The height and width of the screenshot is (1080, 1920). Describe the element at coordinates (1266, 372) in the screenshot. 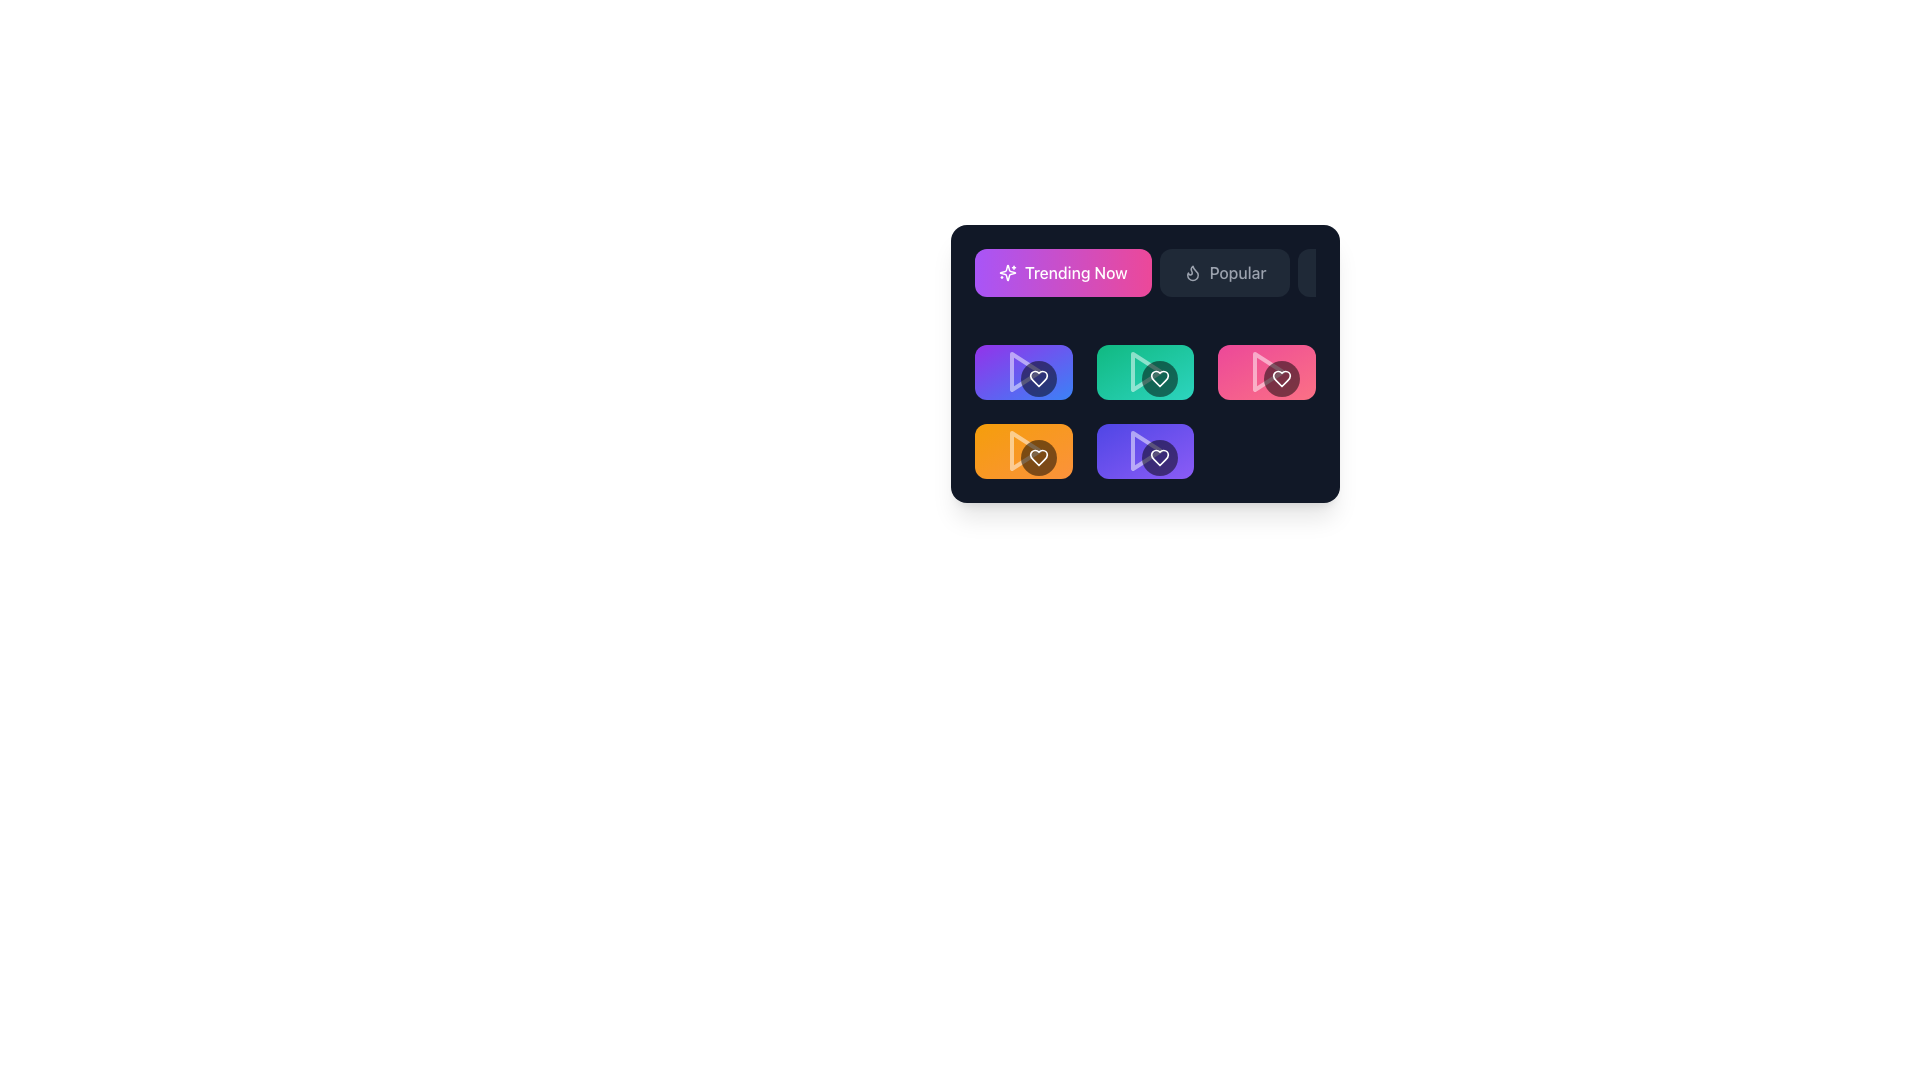

I see `the play button located in the central pink card of the third column in the grid layout` at that location.